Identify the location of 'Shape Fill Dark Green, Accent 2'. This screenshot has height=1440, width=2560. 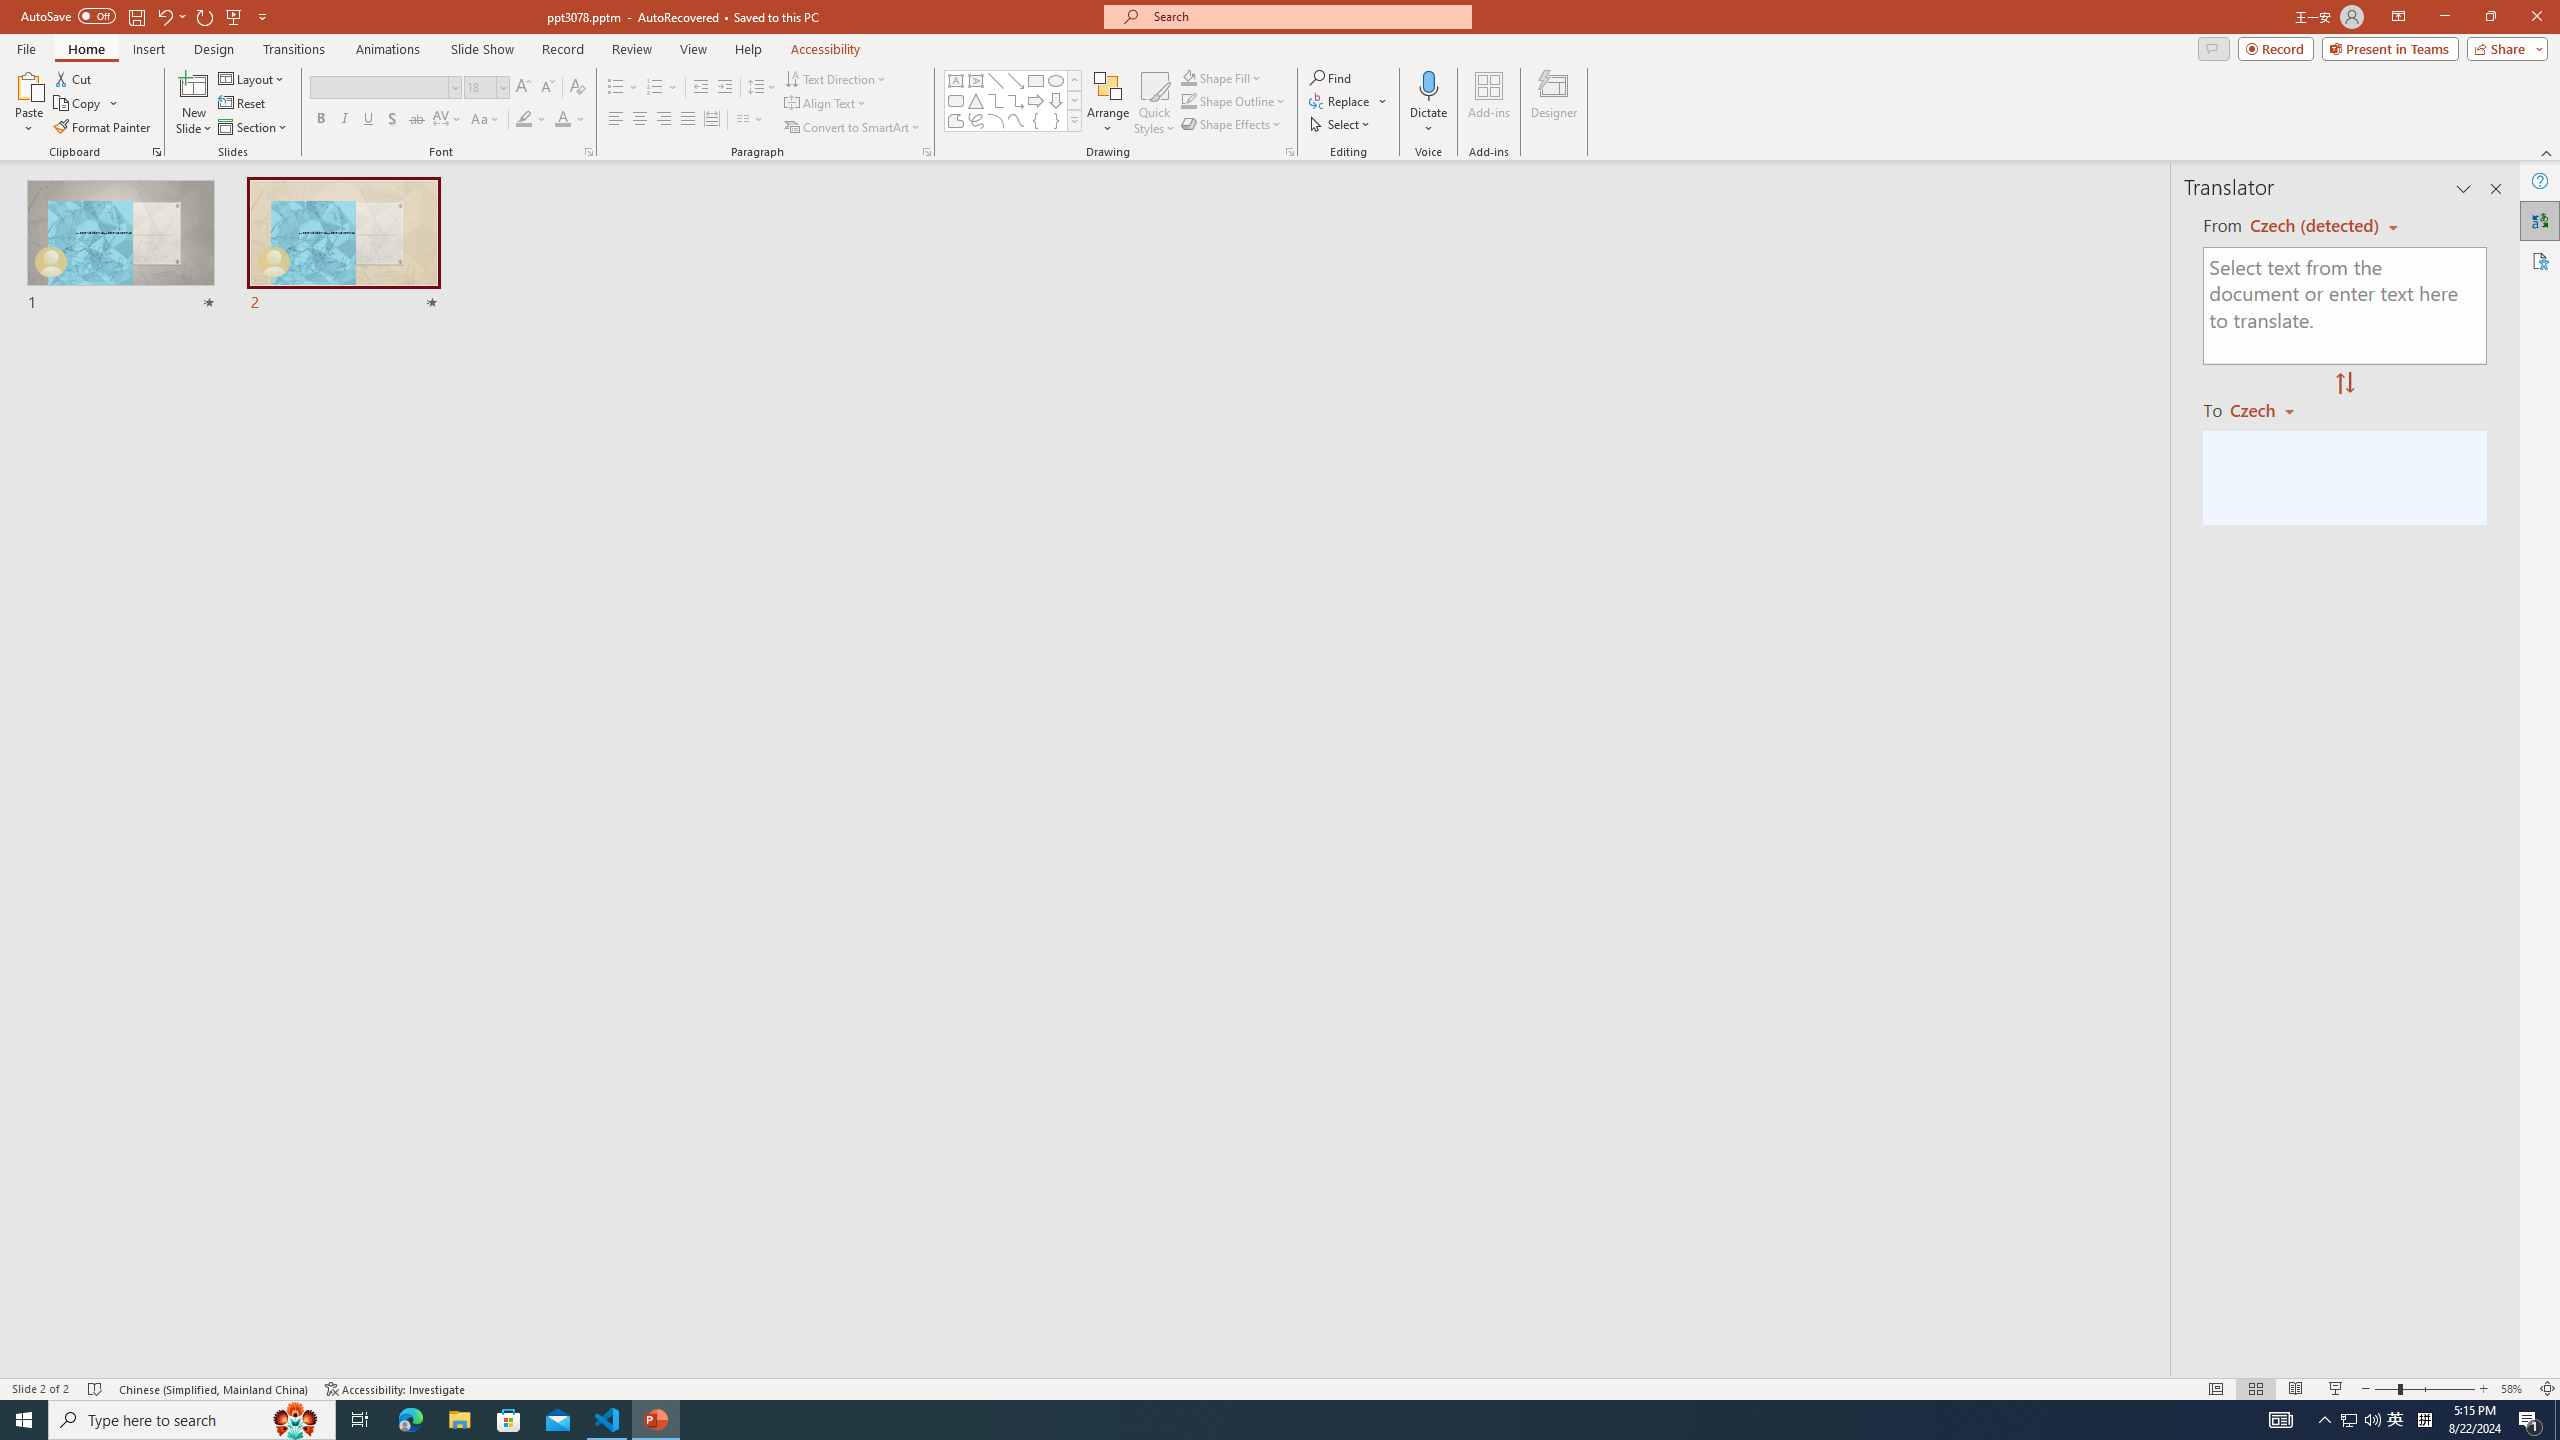
(1189, 77).